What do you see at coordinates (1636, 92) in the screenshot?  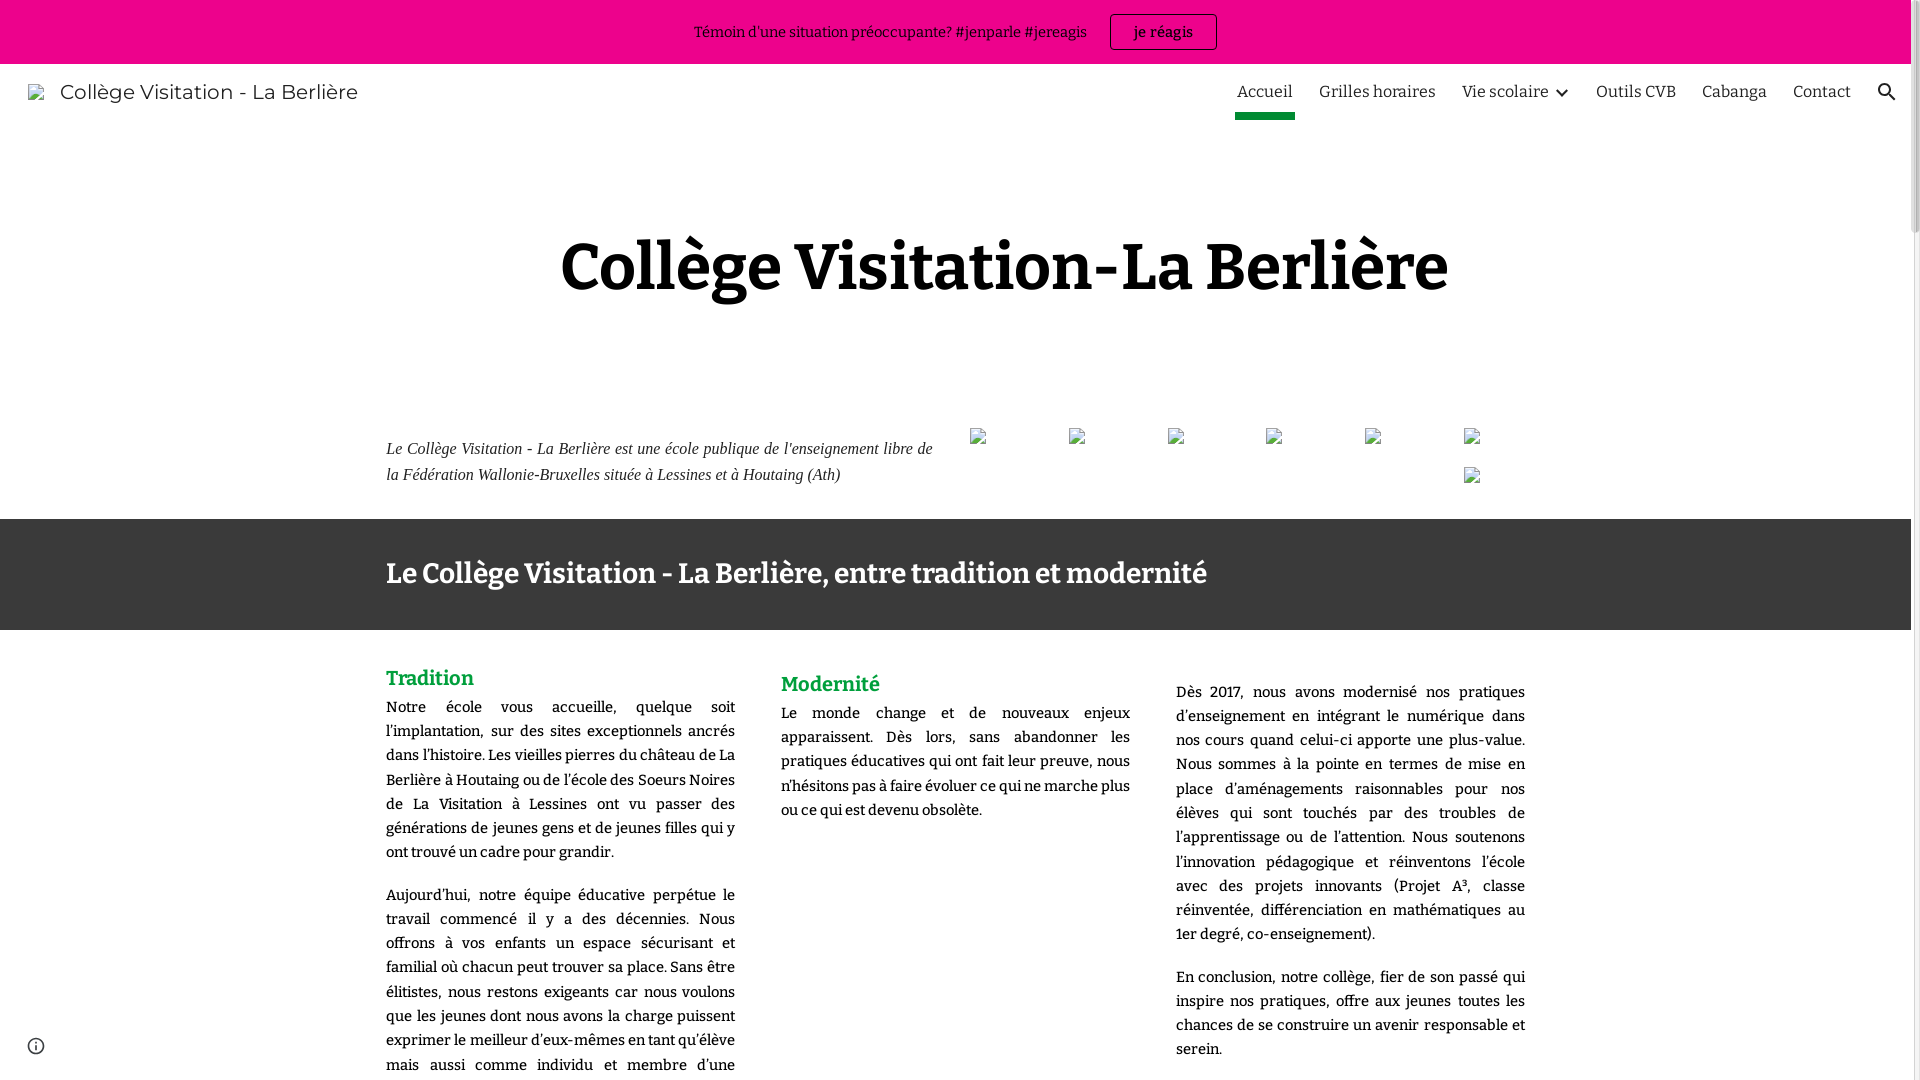 I see `'Outils CVB'` at bounding box center [1636, 92].